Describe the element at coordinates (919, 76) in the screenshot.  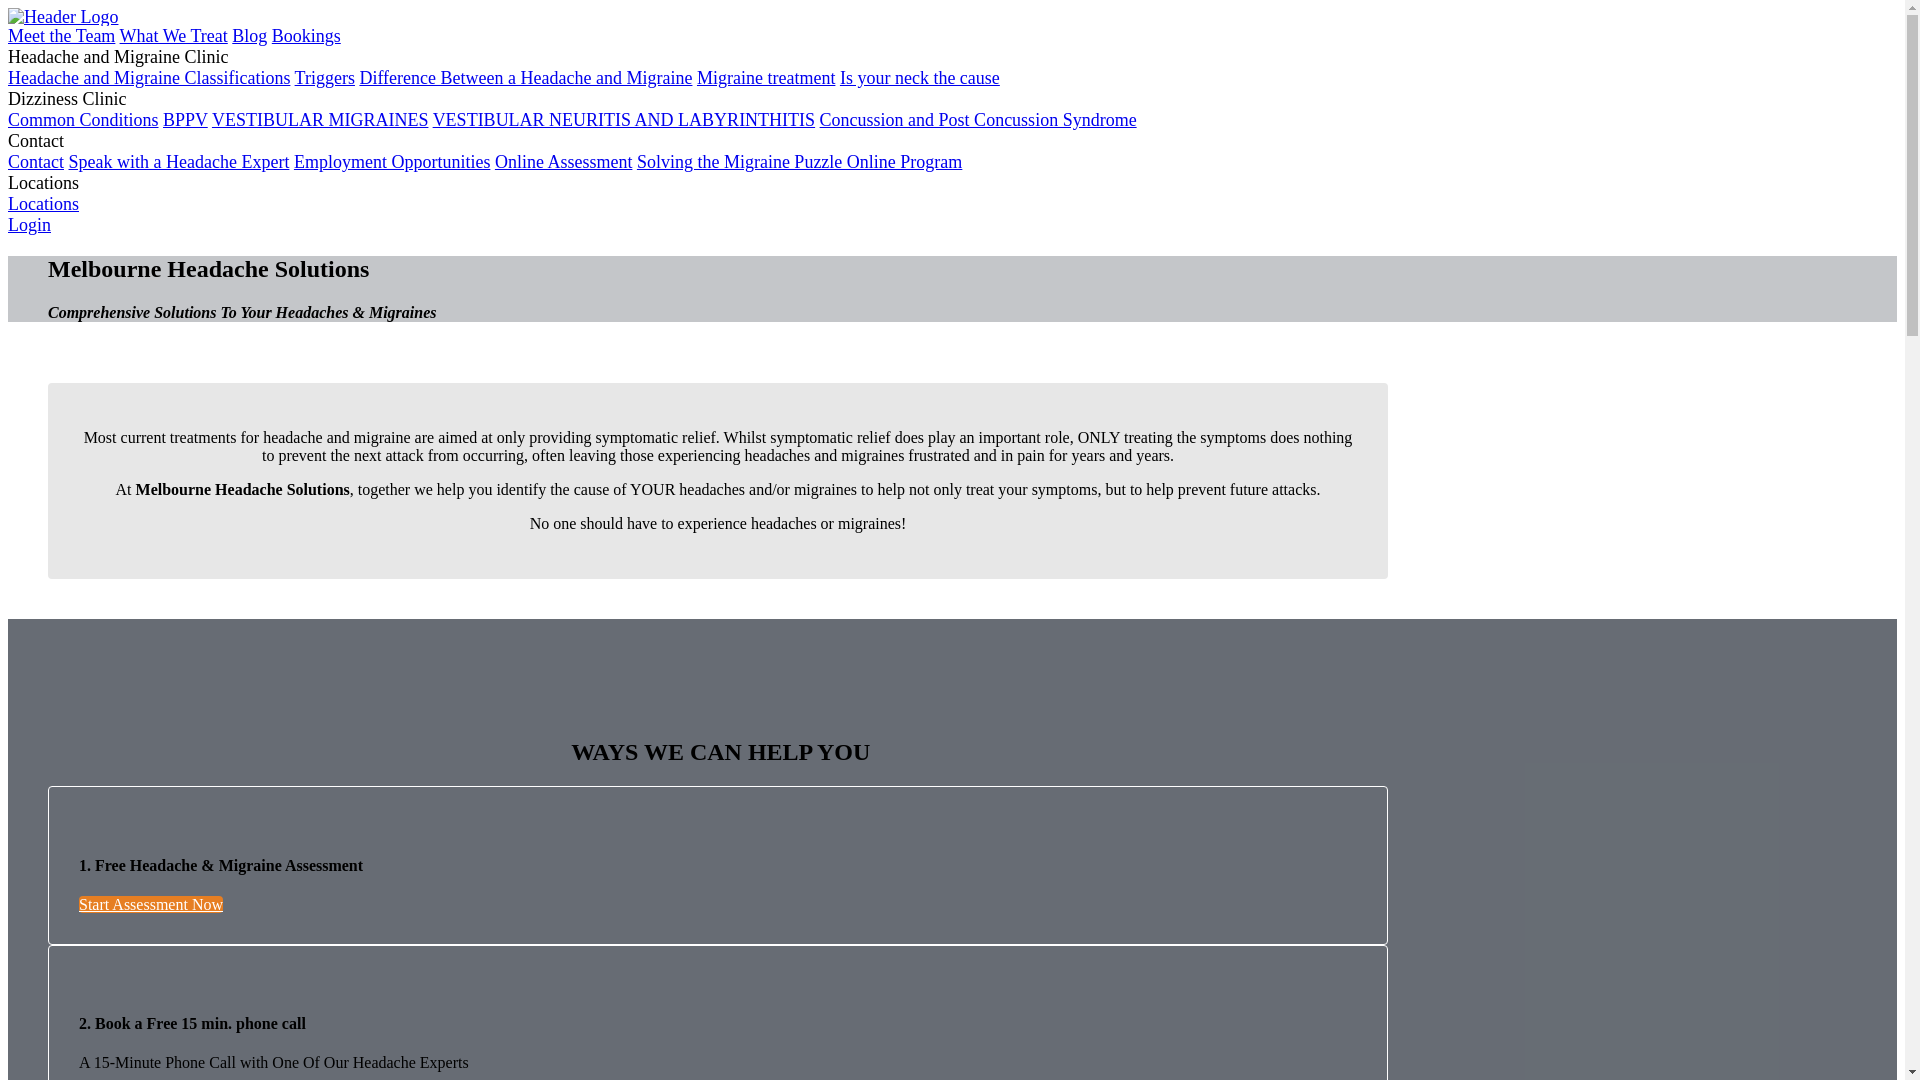
I see `'Is your neck the cause'` at that location.